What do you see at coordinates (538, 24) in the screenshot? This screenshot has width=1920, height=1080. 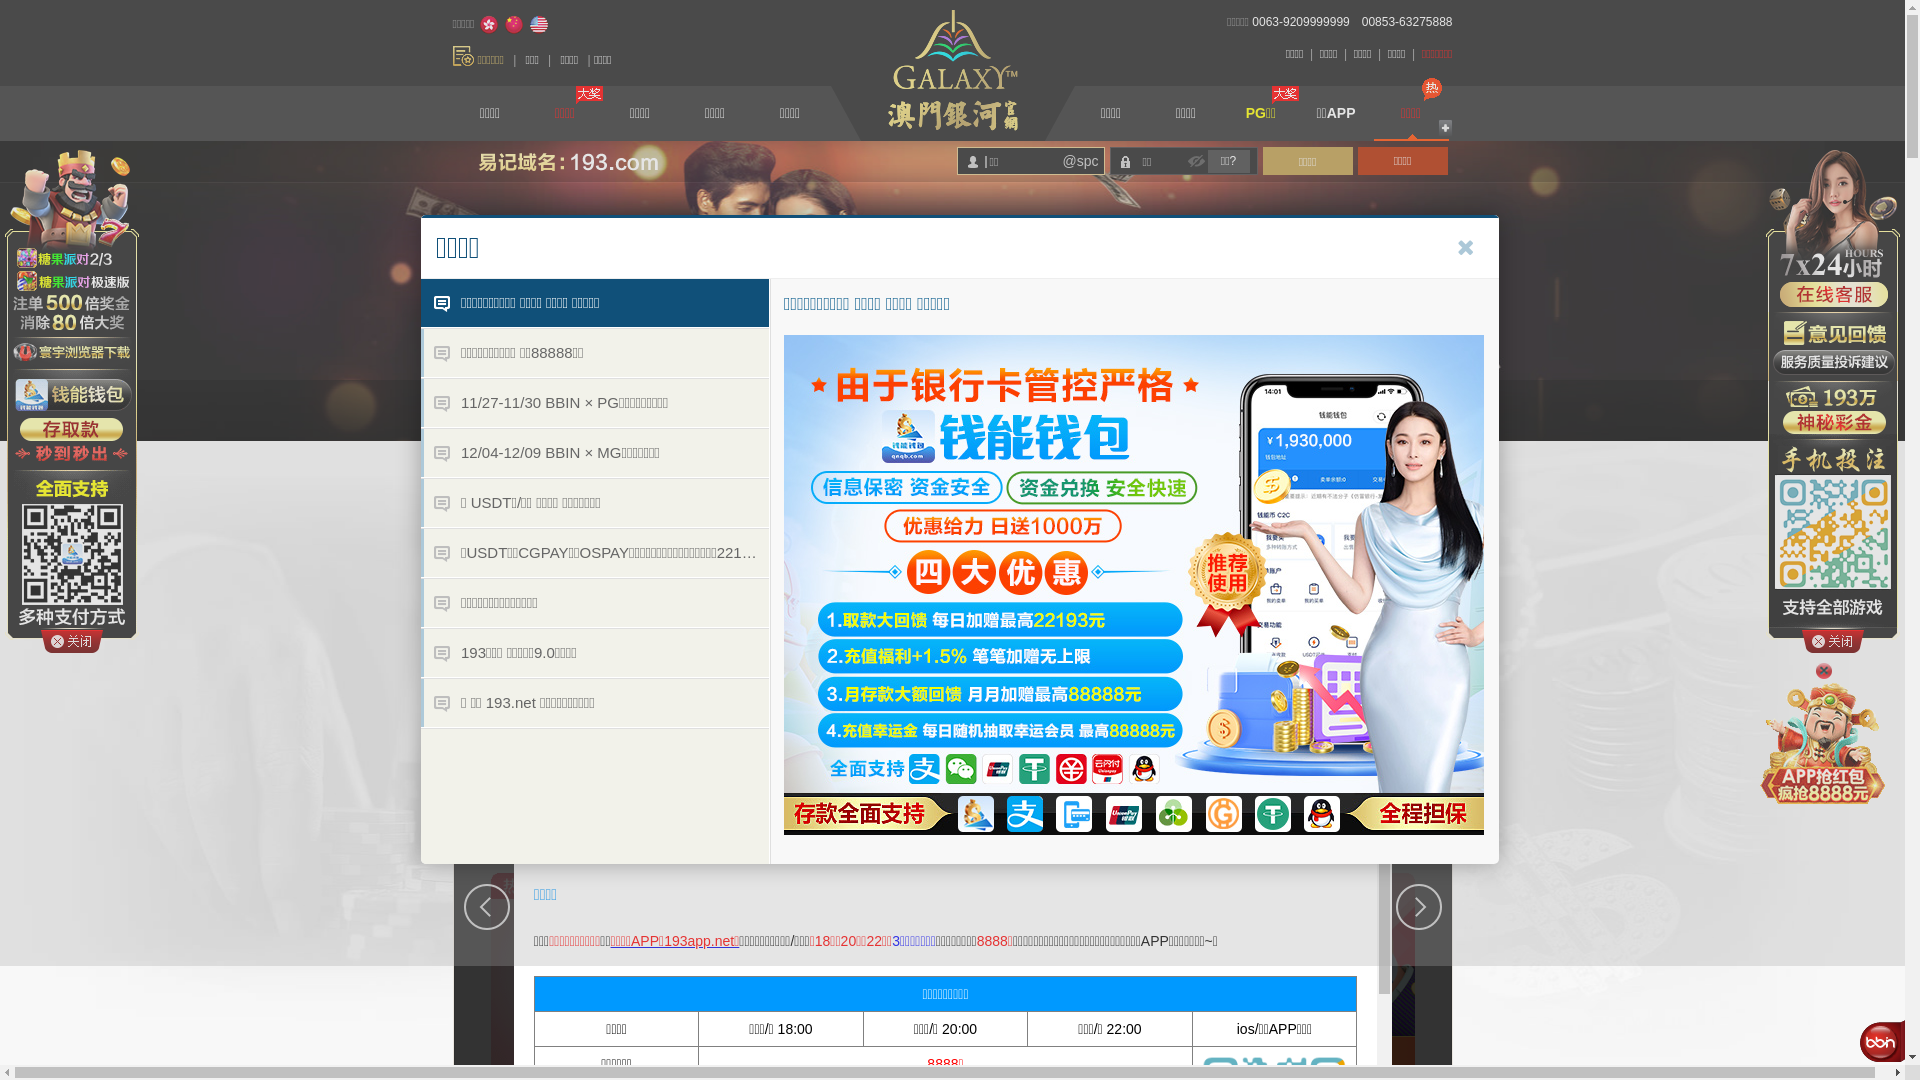 I see `'English'` at bounding box center [538, 24].